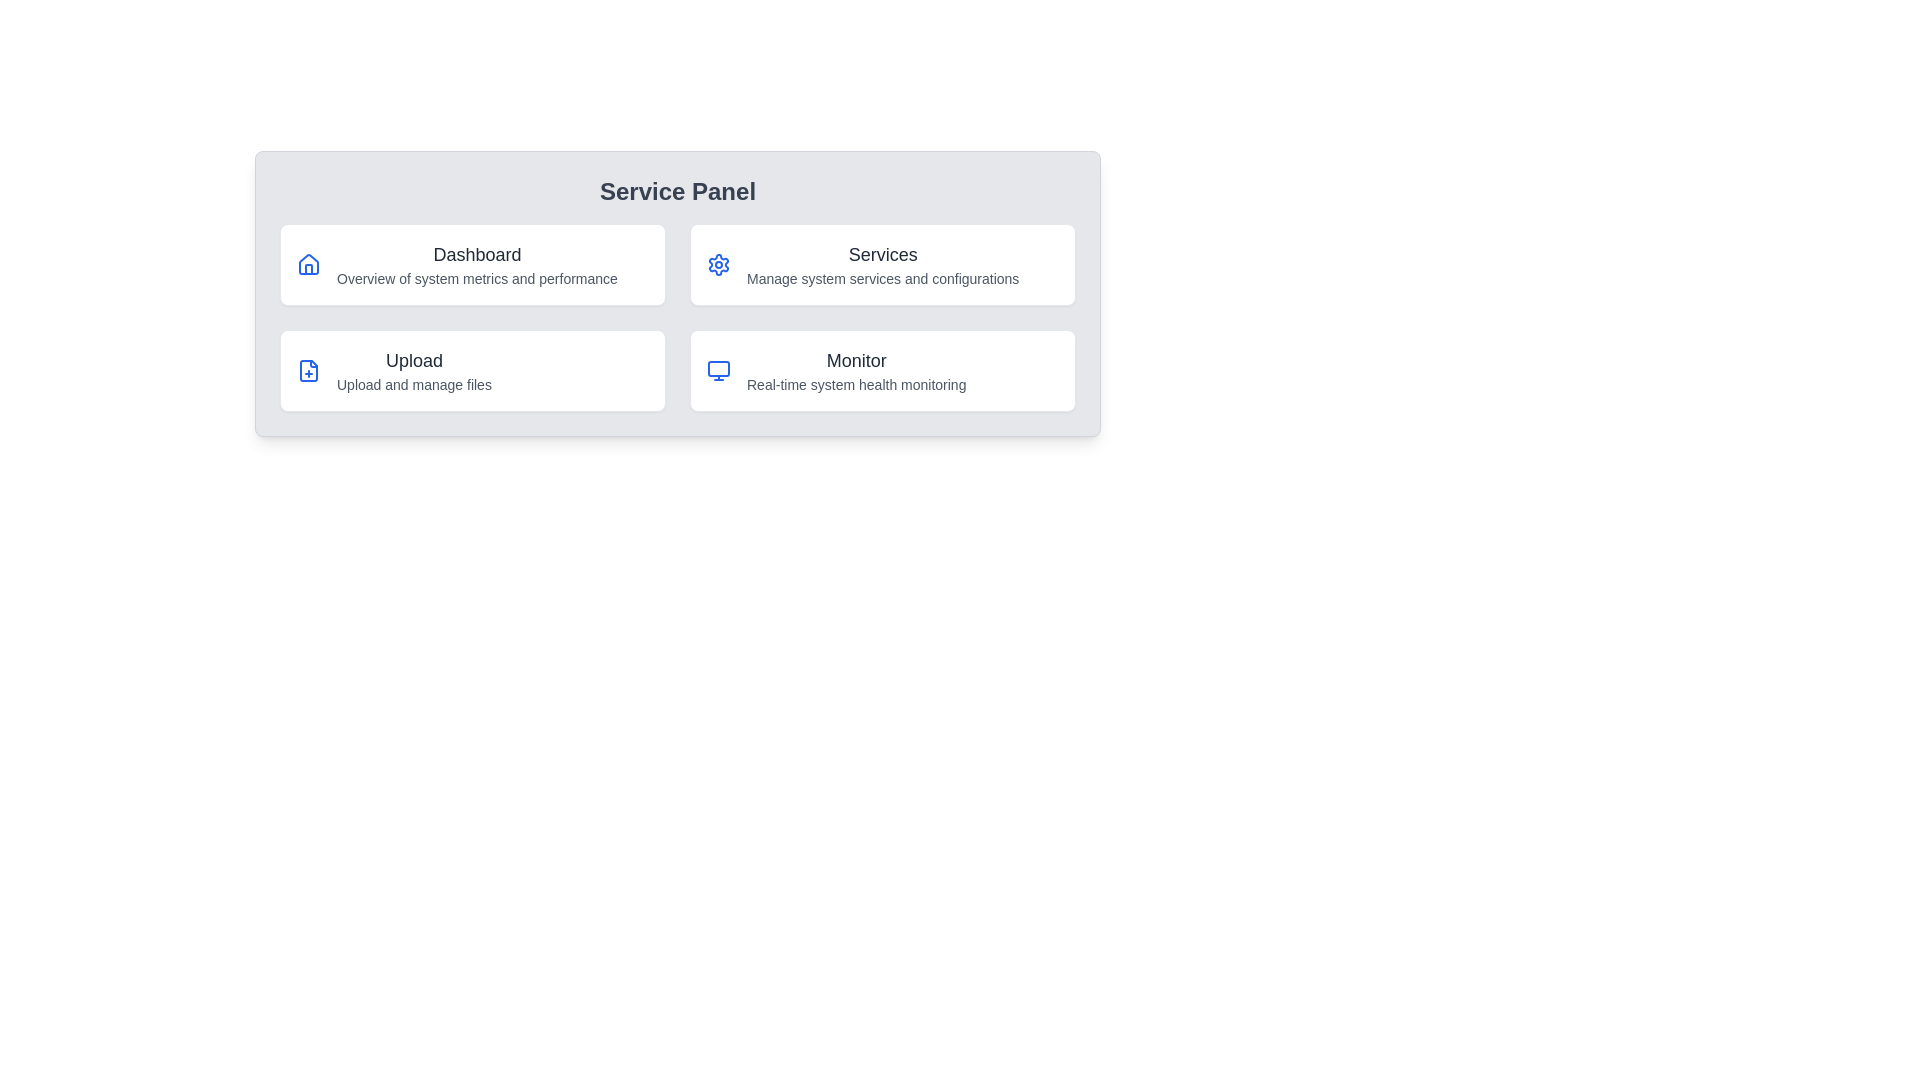 This screenshot has height=1080, width=1920. Describe the element at coordinates (476, 278) in the screenshot. I see `the text label that reads 'Overview of system metrics and performance', which is positioned directly below the 'Dashboard' title in the service panel` at that location.